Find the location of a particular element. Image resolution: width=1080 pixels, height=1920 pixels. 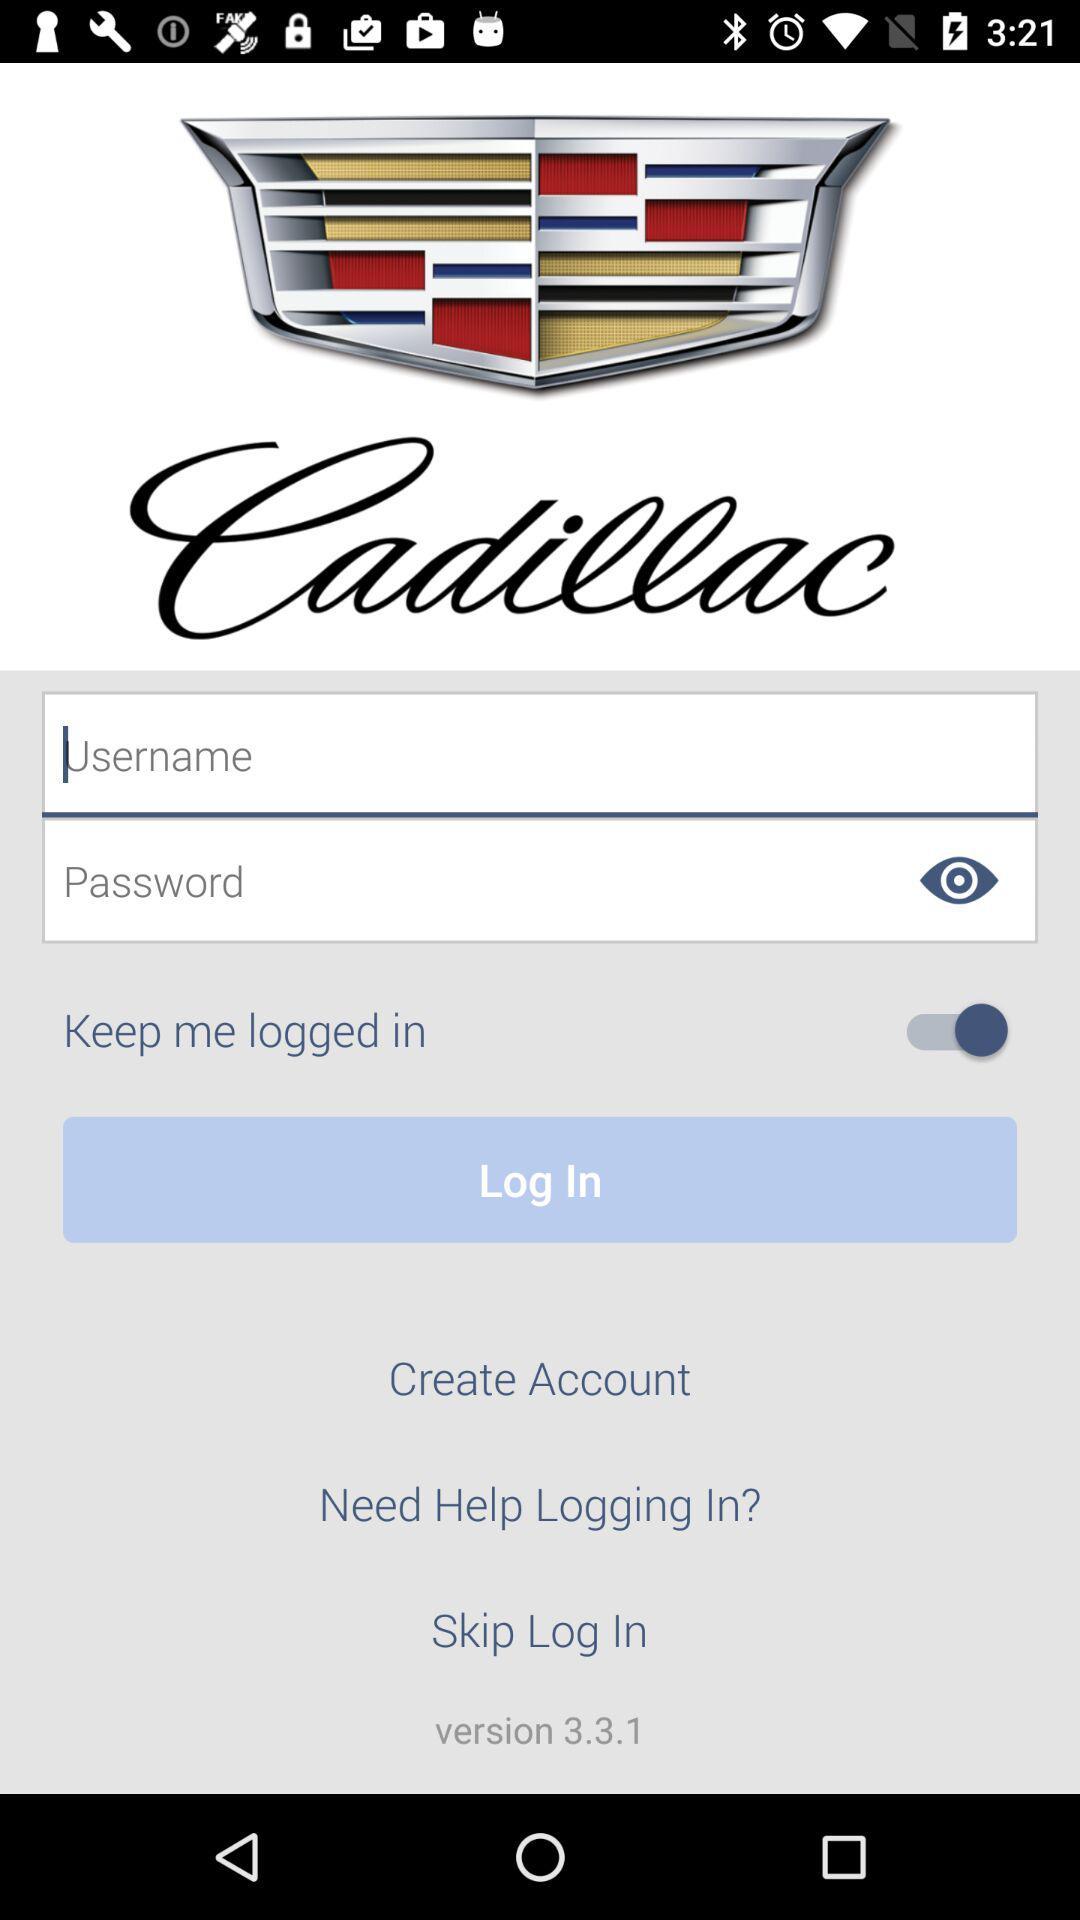

icon above log in is located at coordinates (964, 1030).